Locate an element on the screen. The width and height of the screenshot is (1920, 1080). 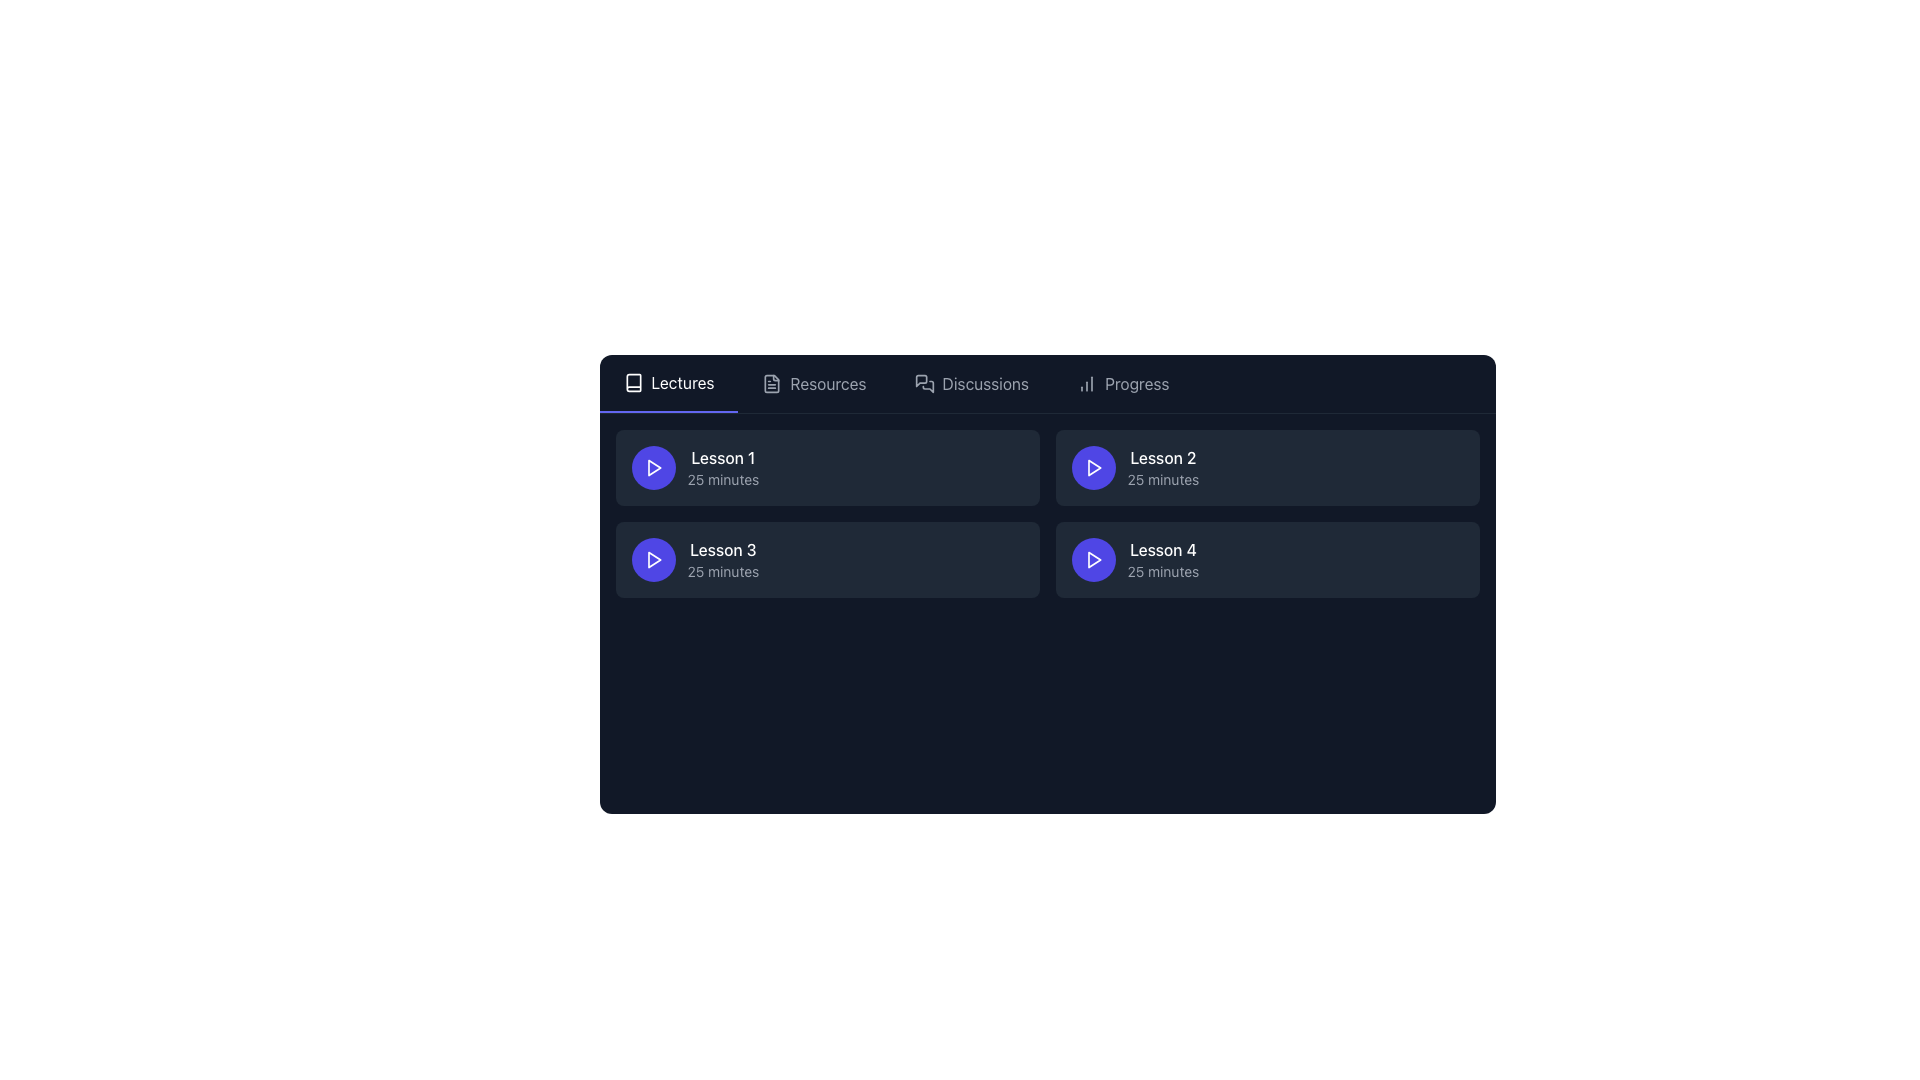
the circular purple button with a white play icon is located at coordinates (1092, 467).